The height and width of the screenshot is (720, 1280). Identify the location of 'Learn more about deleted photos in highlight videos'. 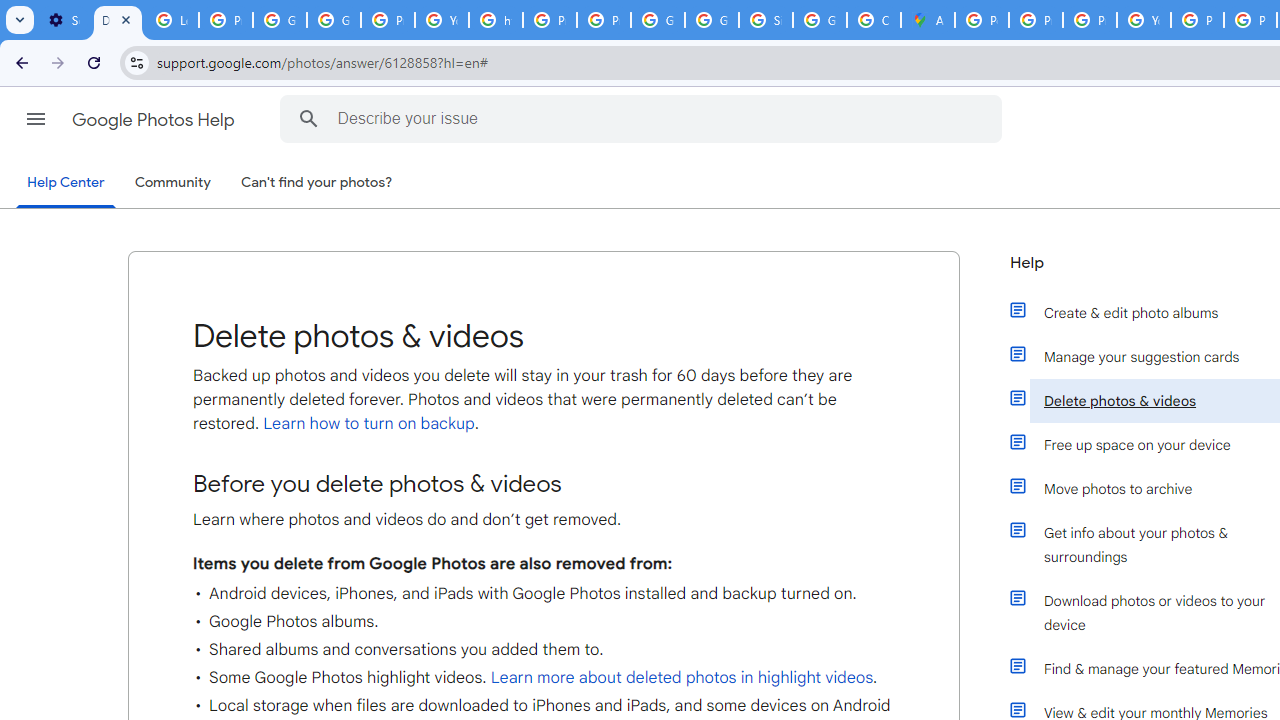
(682, 677).